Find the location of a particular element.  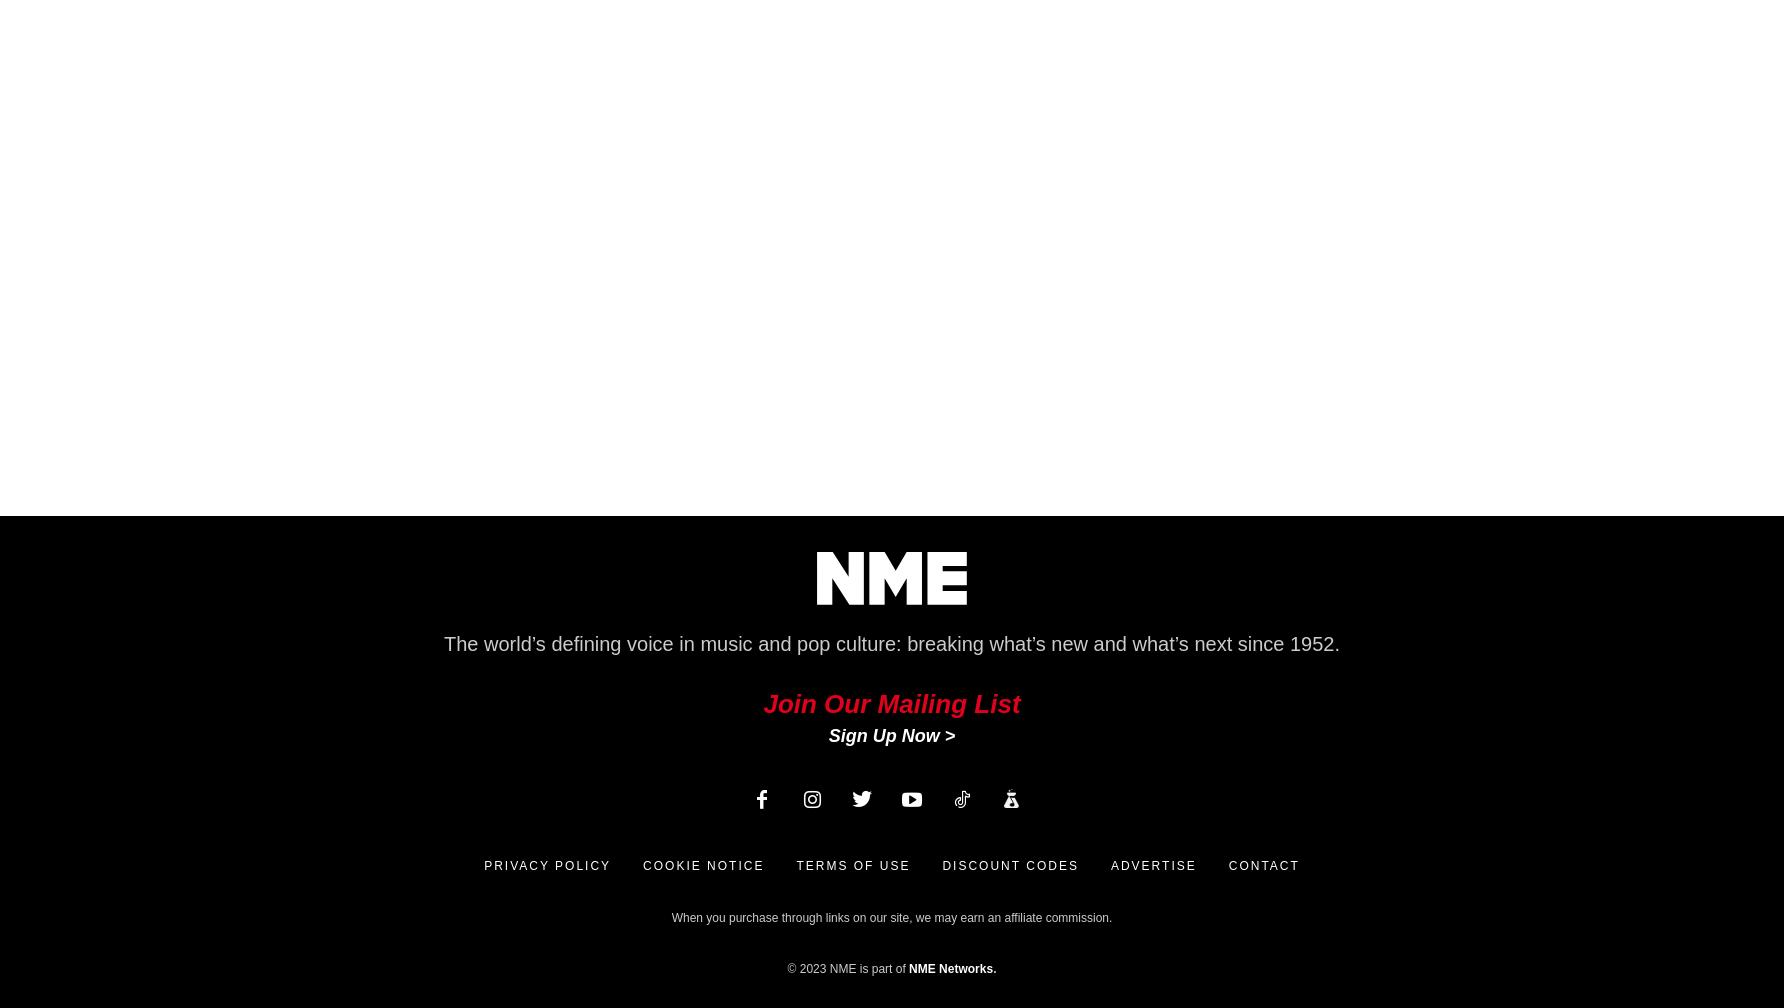

'Privacy Policy' is located at coordinates (547, 865).